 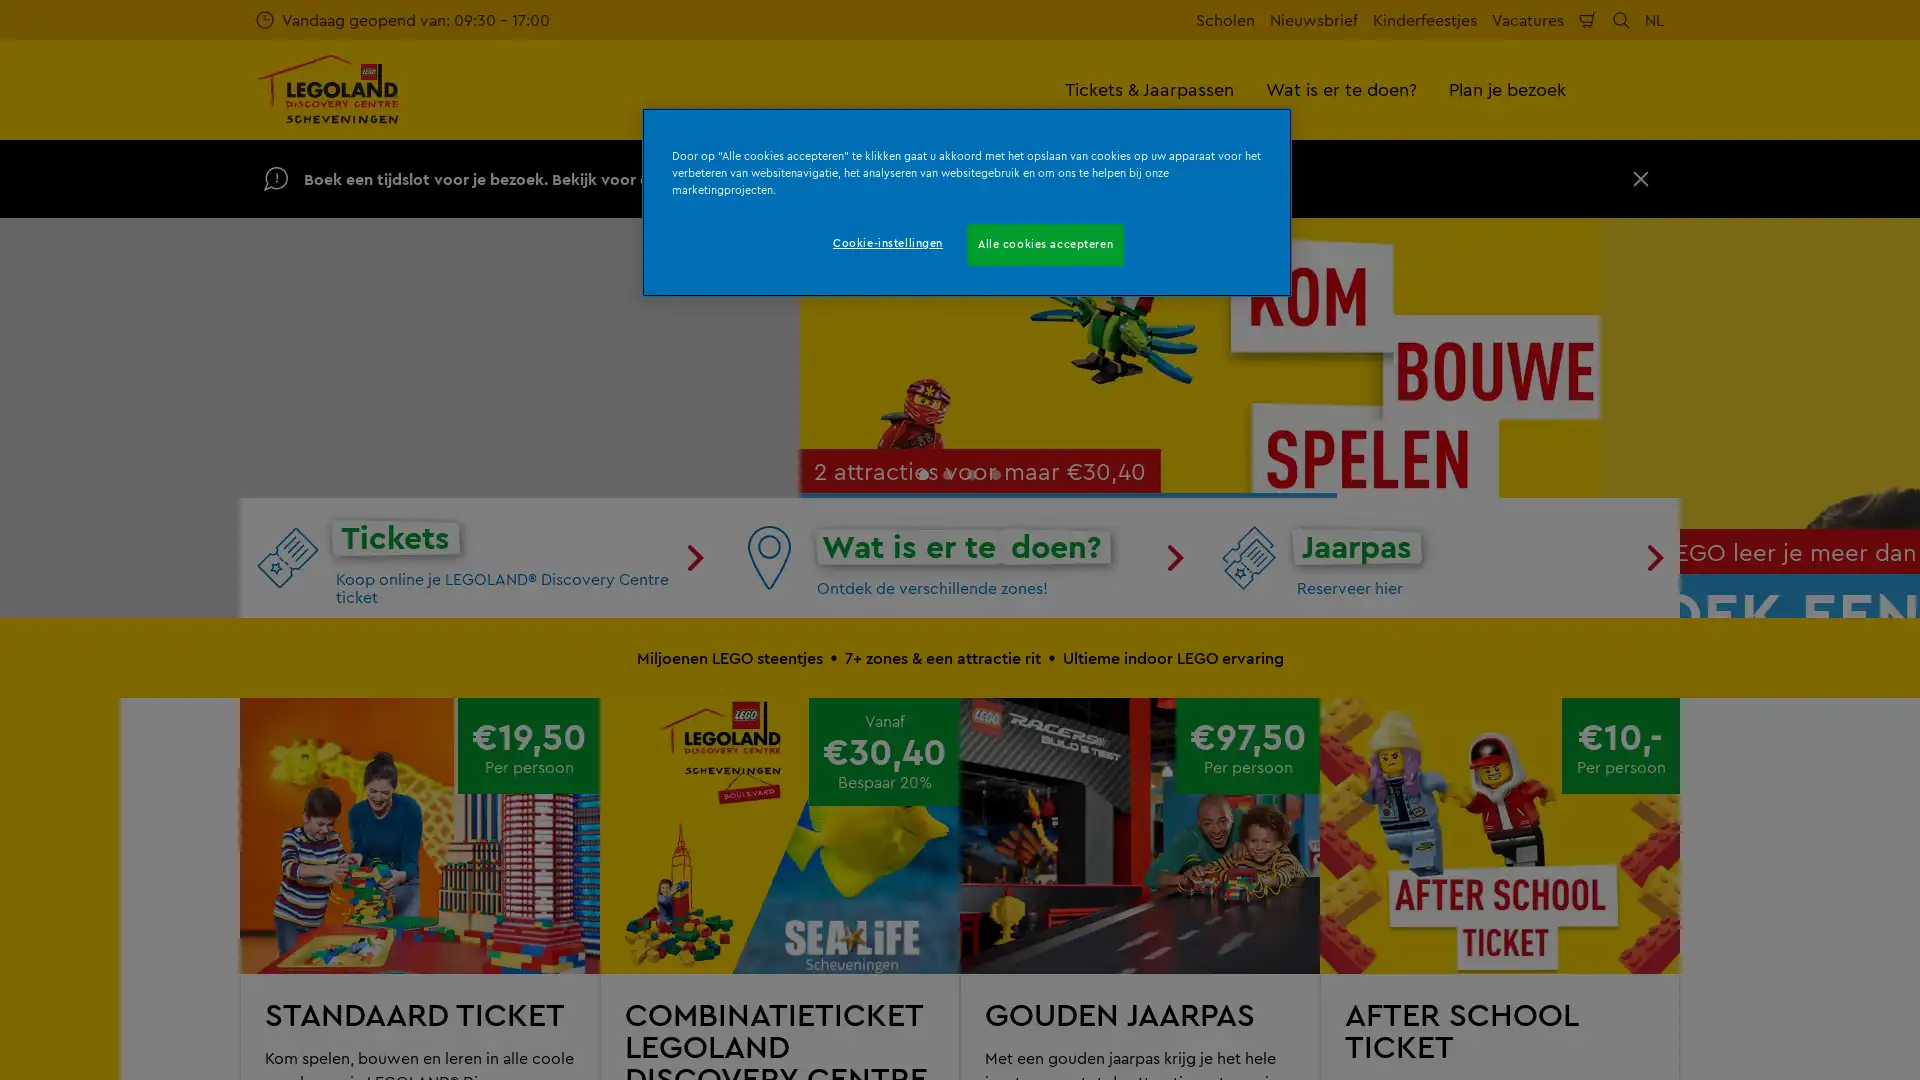 What do you see at coordinates (1621, 19) in the screenshot?
I see `Zoeken` at bounding box center [1621, 19].